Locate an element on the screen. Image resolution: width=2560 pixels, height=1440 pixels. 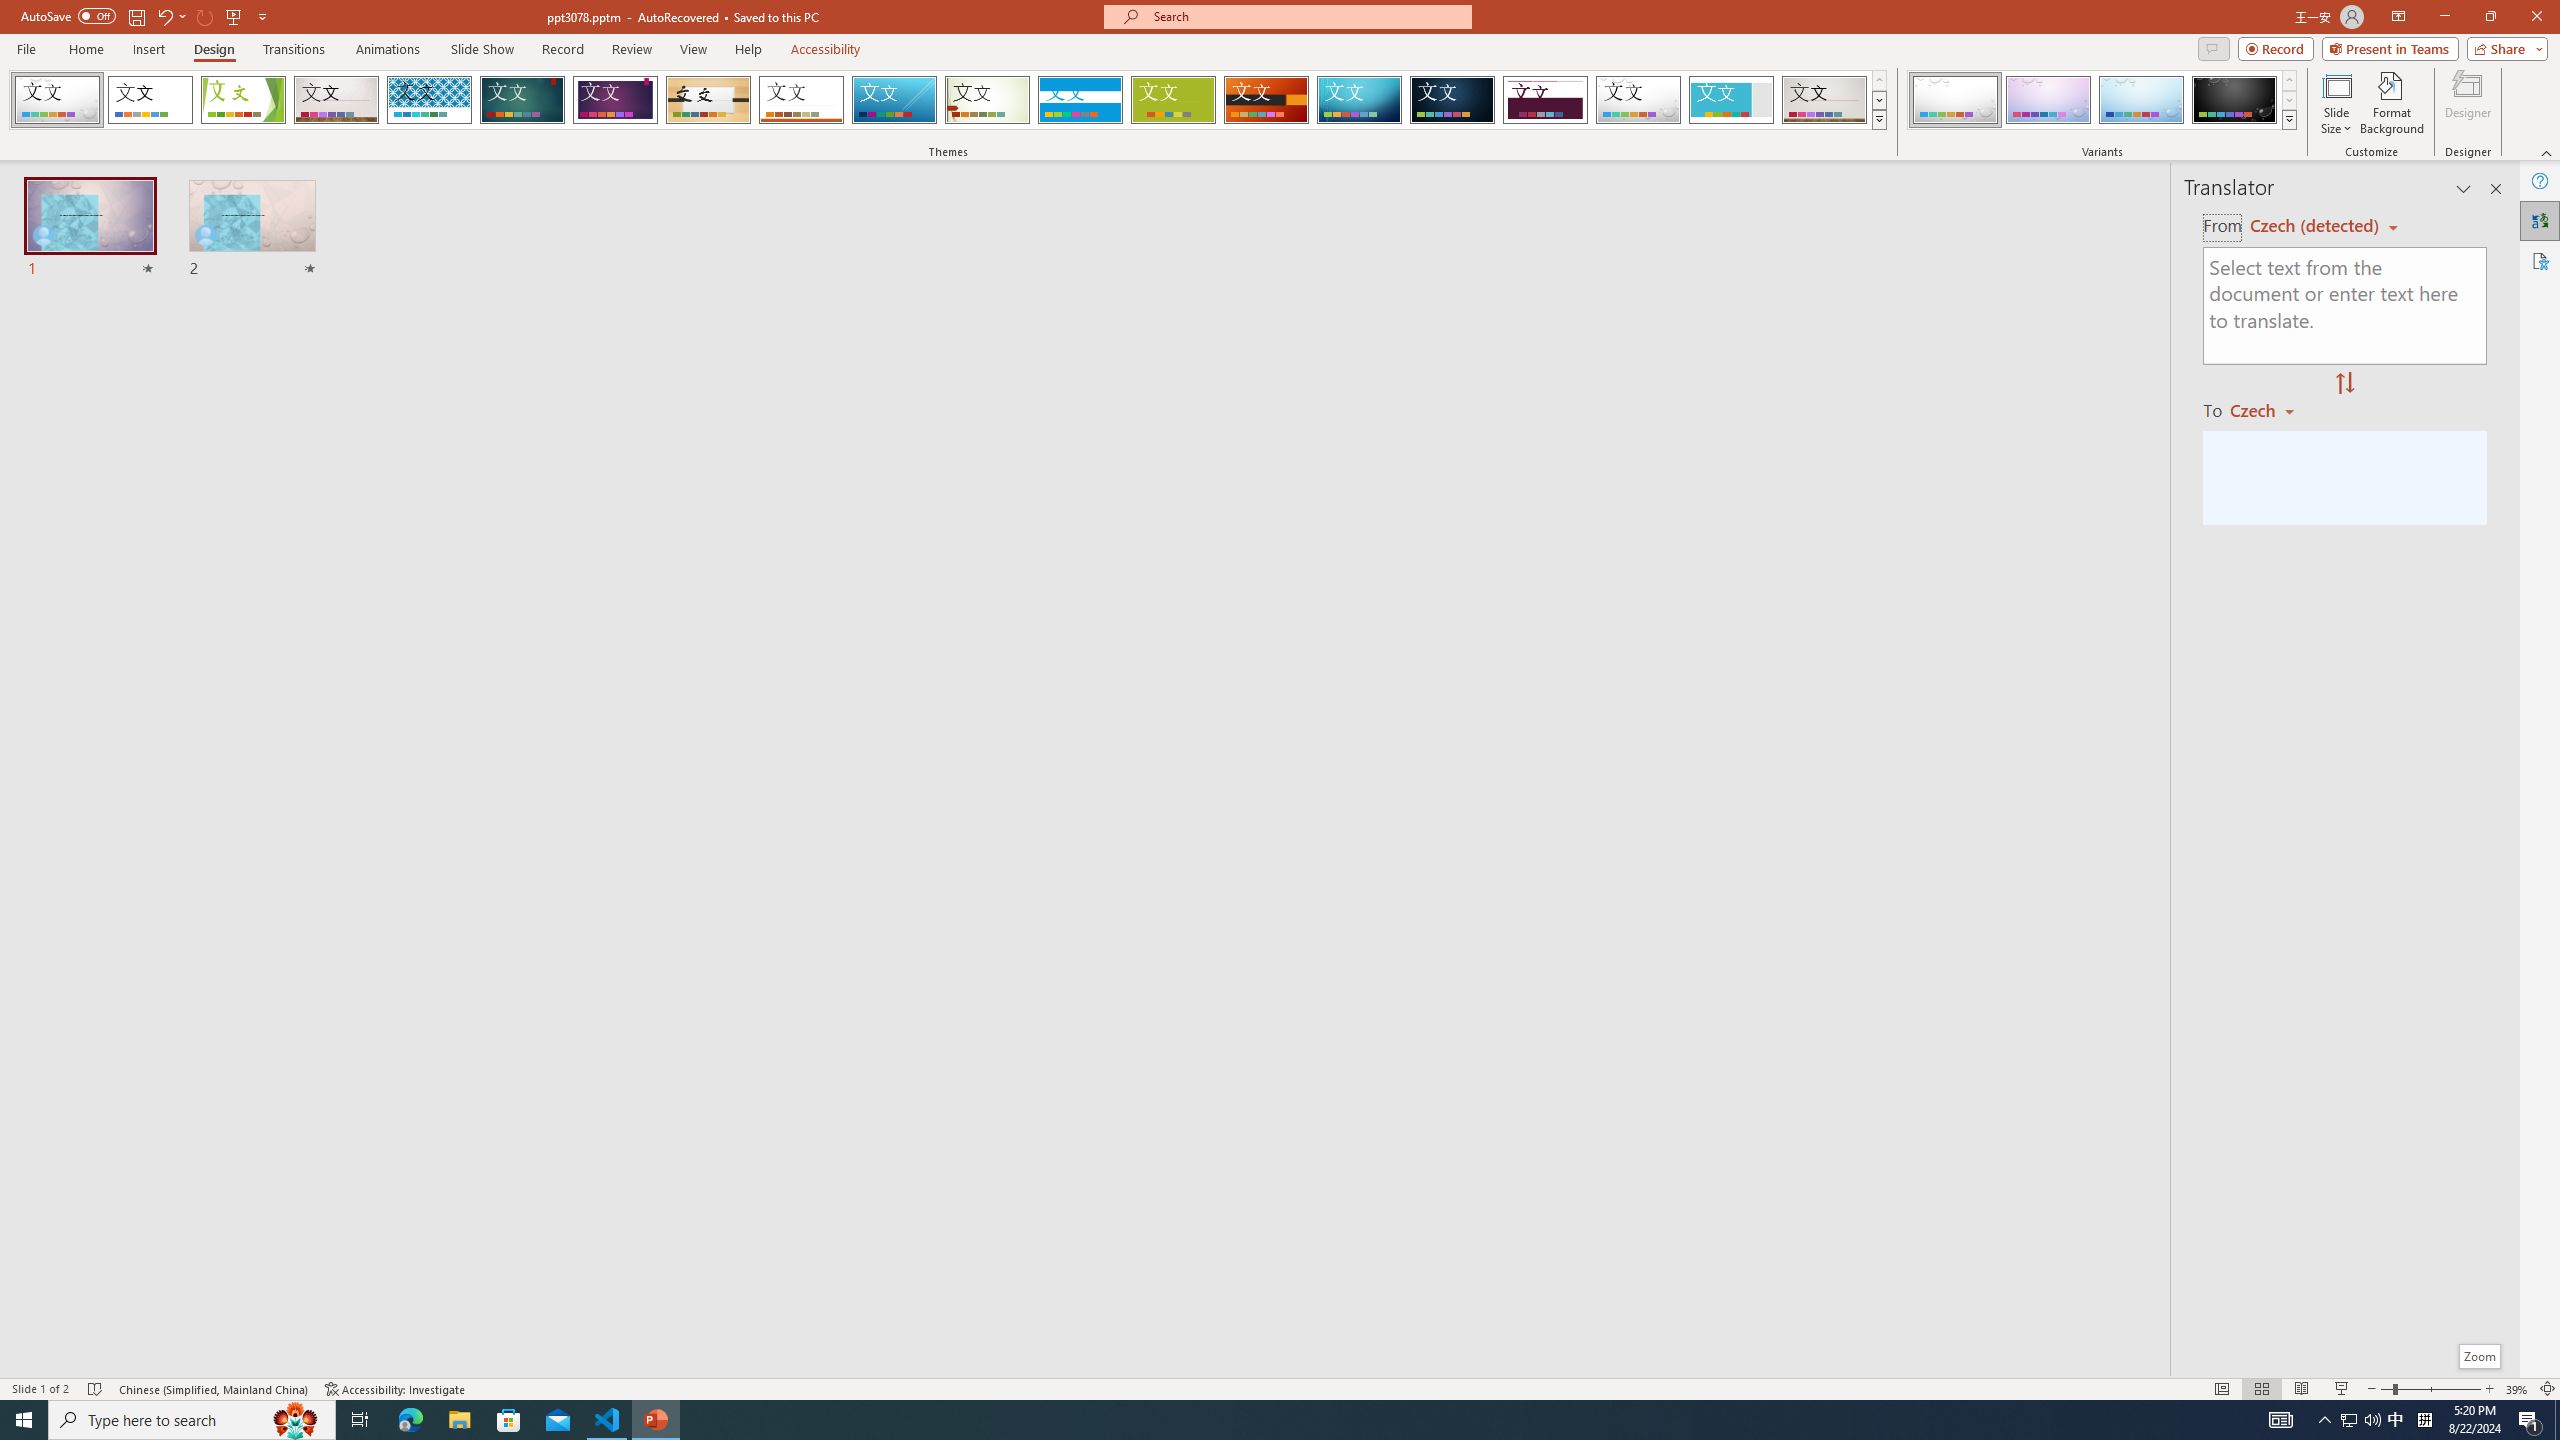
'Banded' is located at coordinates (1080, 99).